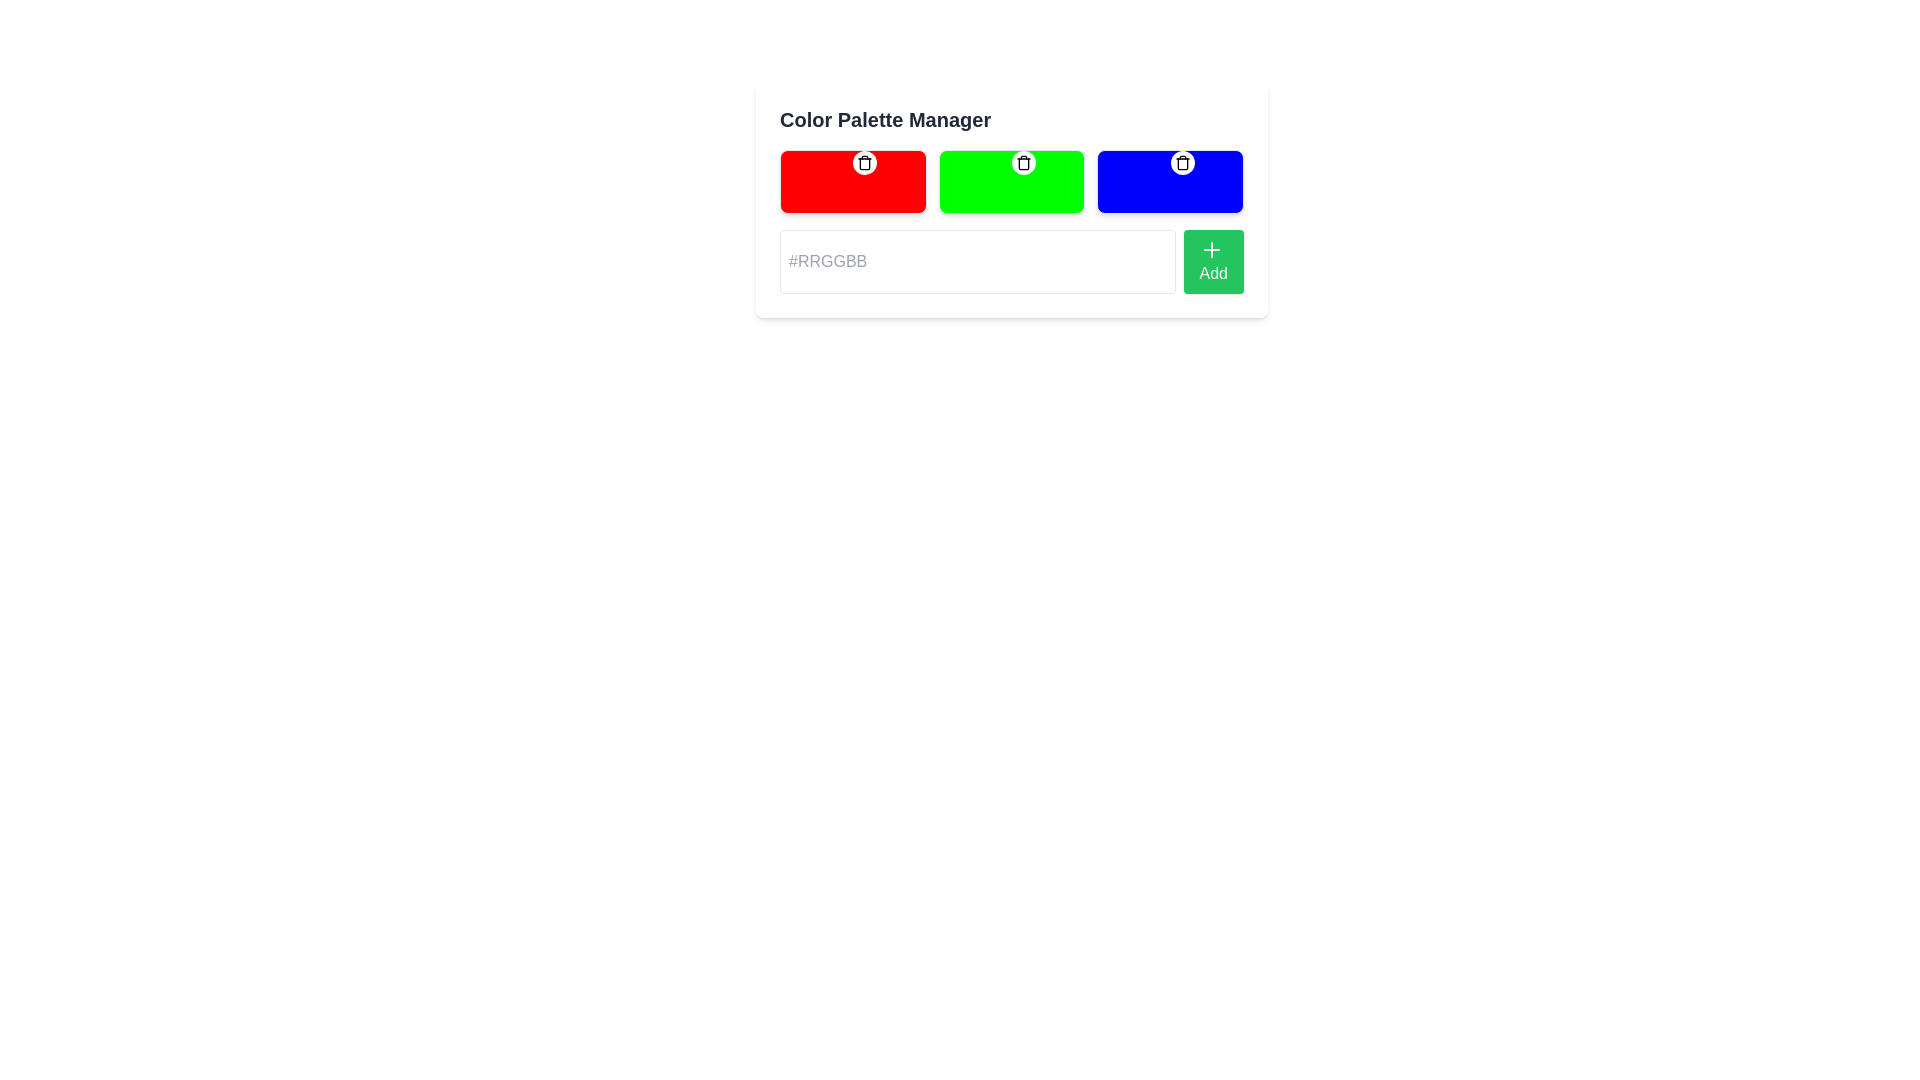 The width and height of the screenshot is (1920, 1080). What do you see at coordinates (1170, 181) in the screenshot?
I see `the color selection tile representing blue` at bounding box center [1170, 181].